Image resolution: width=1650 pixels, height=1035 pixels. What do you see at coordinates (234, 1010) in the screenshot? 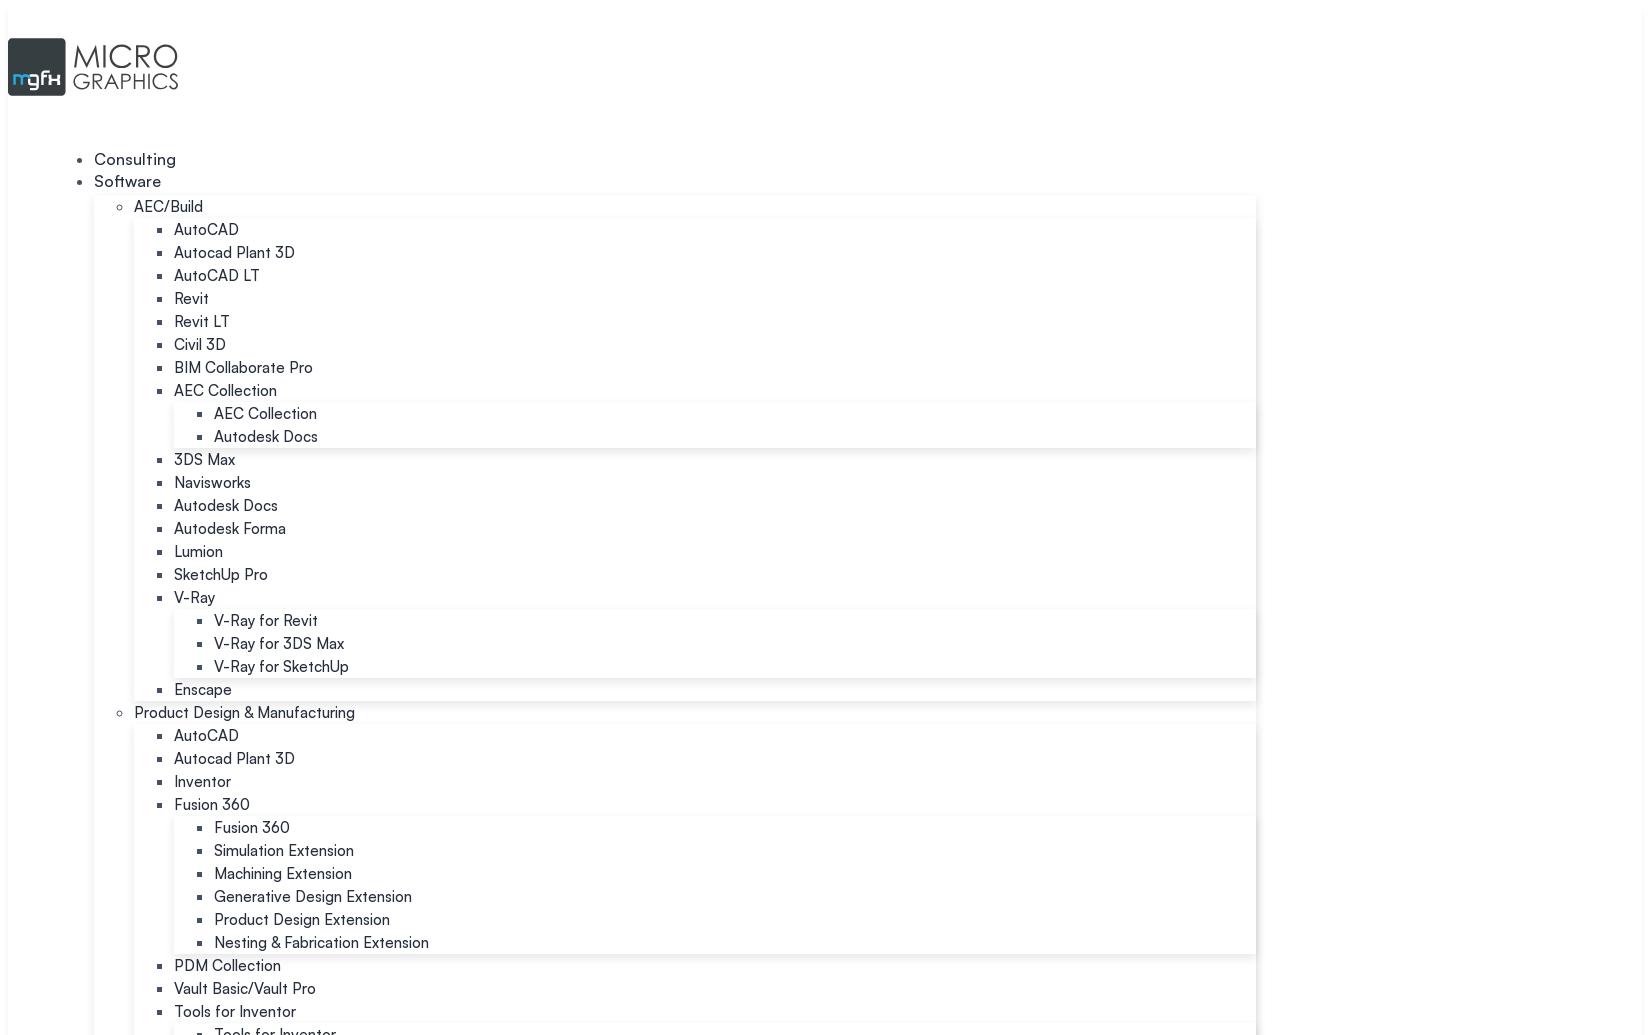
I see `'Tools for Inventor'` at bounding box center [234, 1010].